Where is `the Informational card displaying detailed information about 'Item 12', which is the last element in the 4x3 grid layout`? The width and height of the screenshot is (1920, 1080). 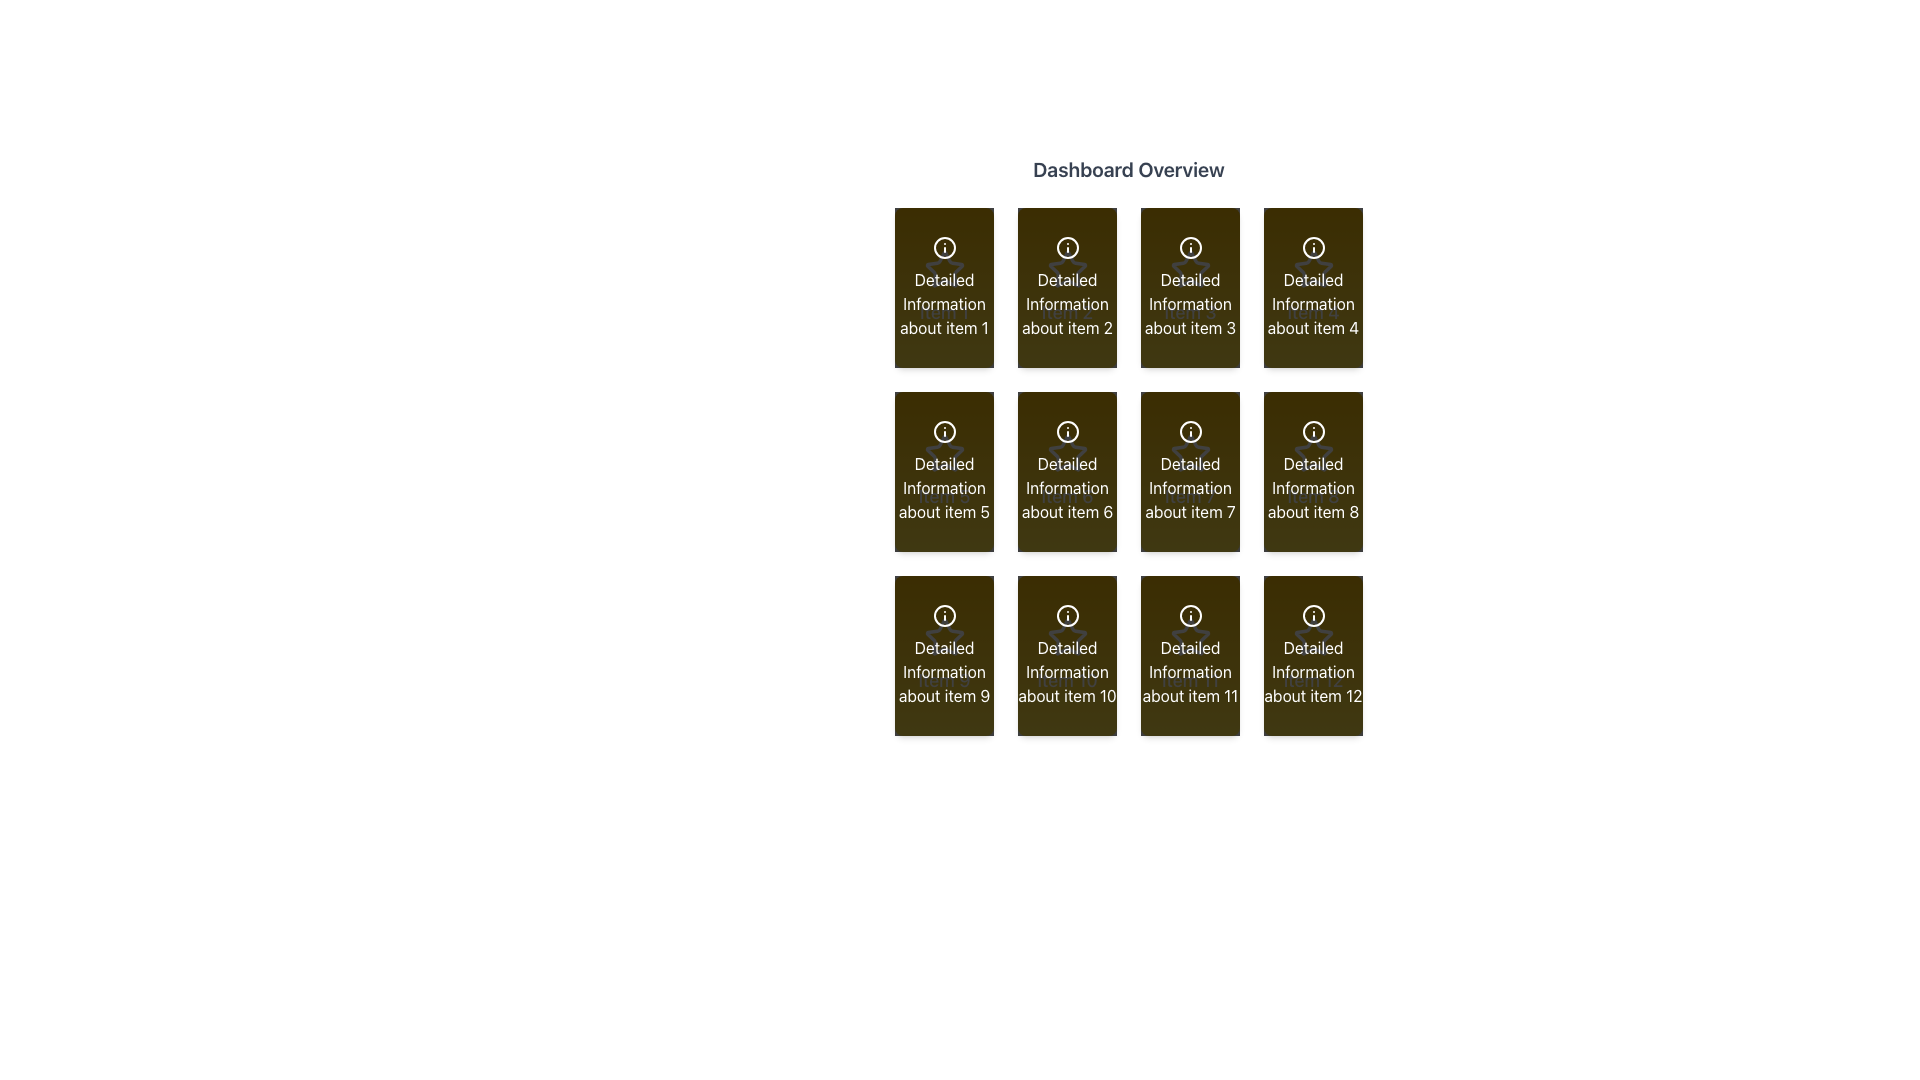 the Informational card displaying detailed information about 'Item 12', which is the last element in the 4x3 grid layout is located at coordinates (1313, 655).